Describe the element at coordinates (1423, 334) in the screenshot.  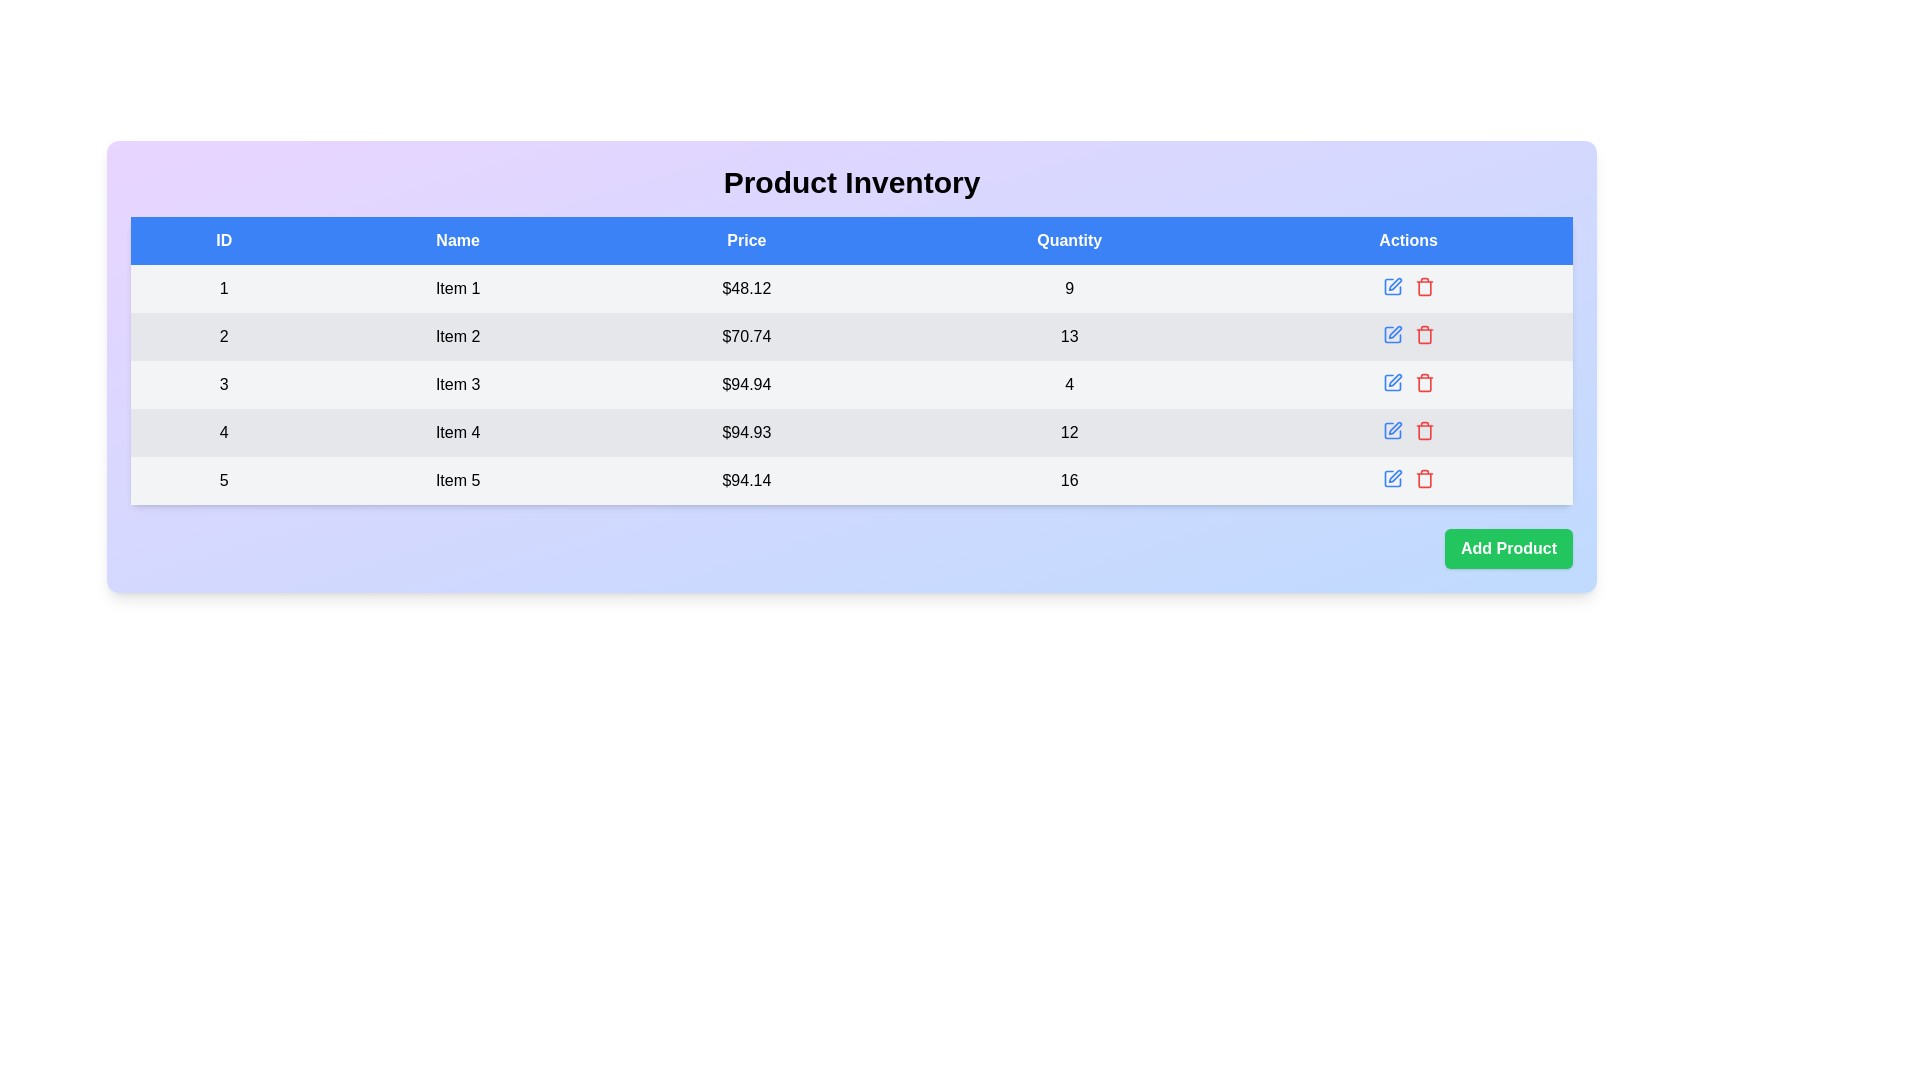
I see `the delete action icon button located` at that location.